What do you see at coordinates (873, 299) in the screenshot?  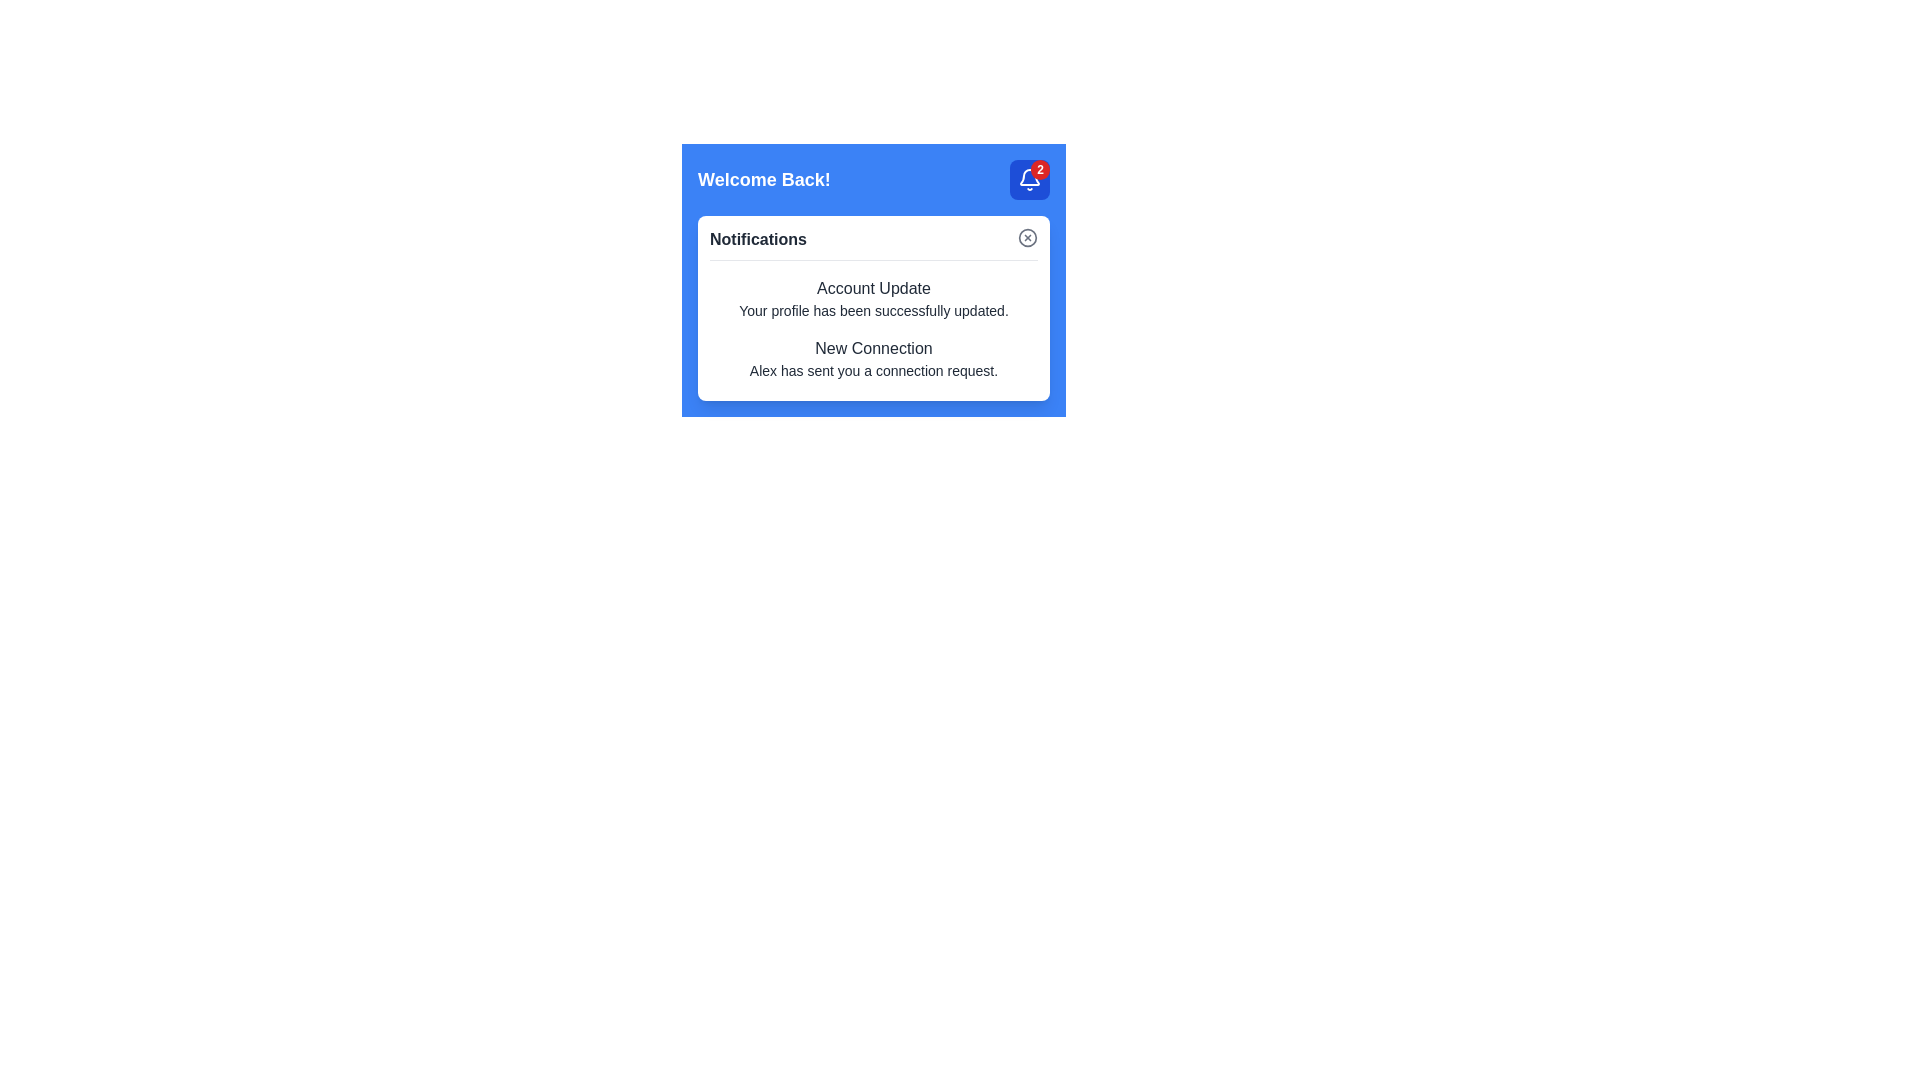 I see `the informational text block displaying 'Account Update' and the message 'Your profile has been successfully updated.' located in the Notifications section` at bounding box center [873, 299].